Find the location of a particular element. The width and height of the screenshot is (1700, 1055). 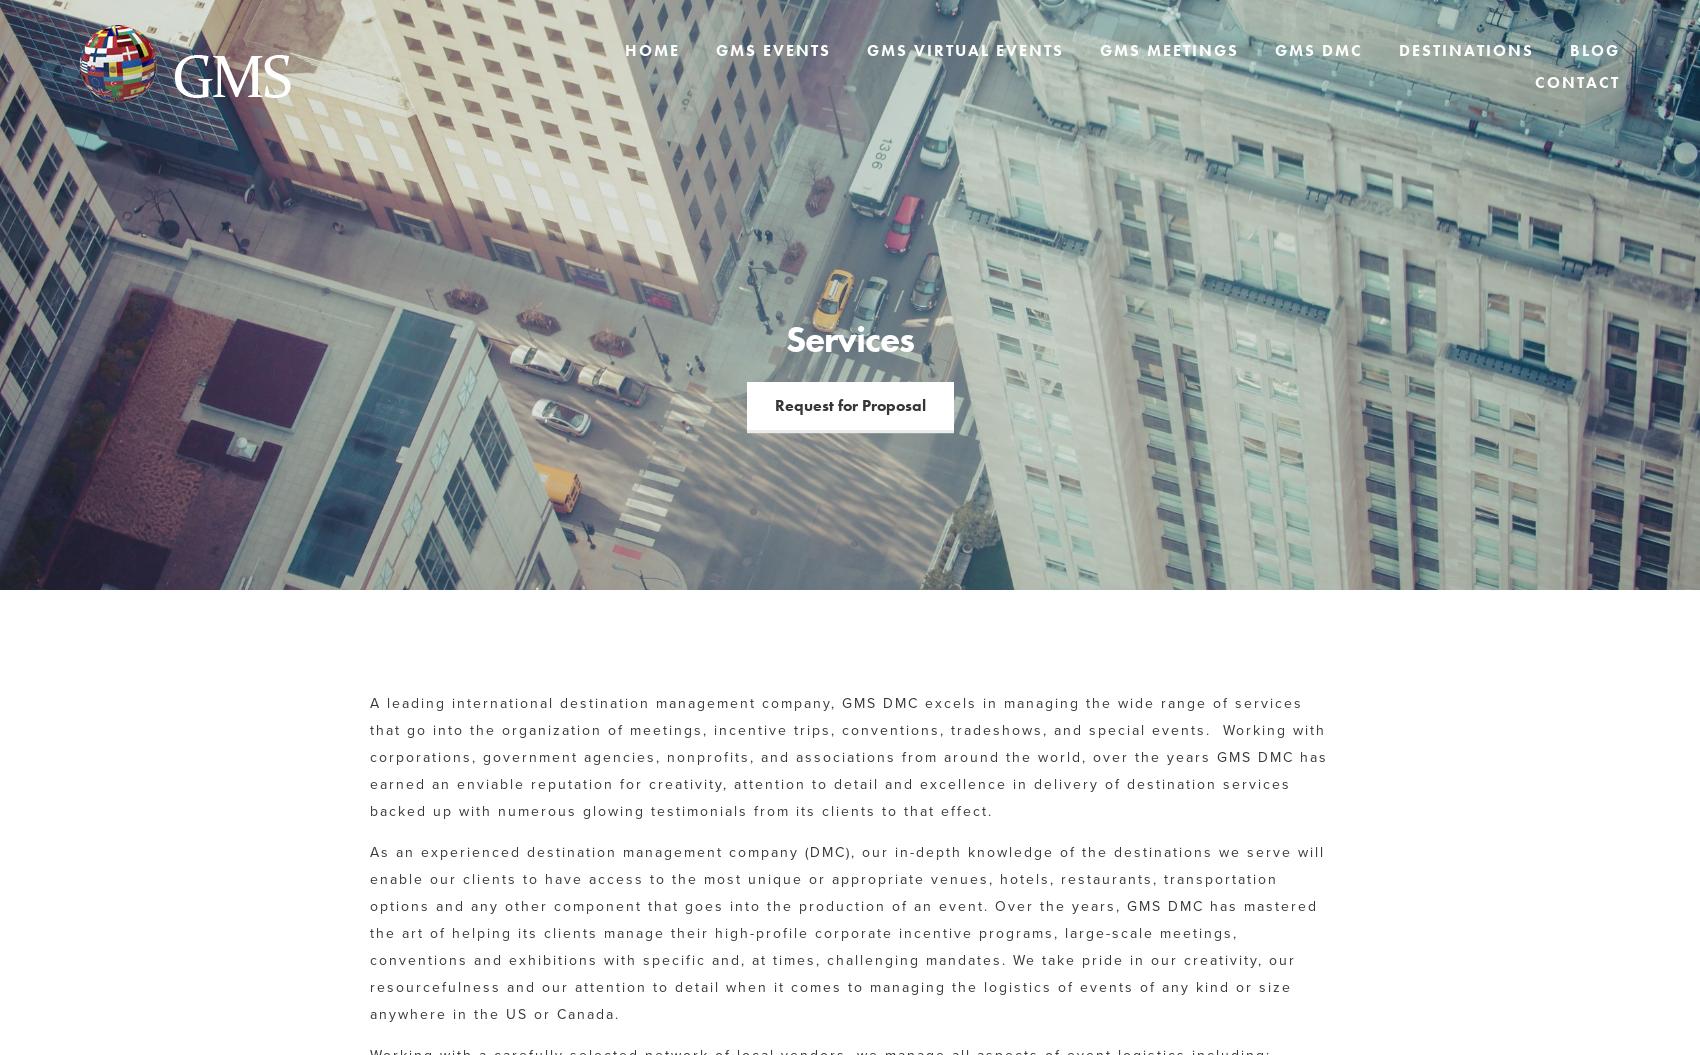

'Destinations' is located at coordinates (1397, 50).